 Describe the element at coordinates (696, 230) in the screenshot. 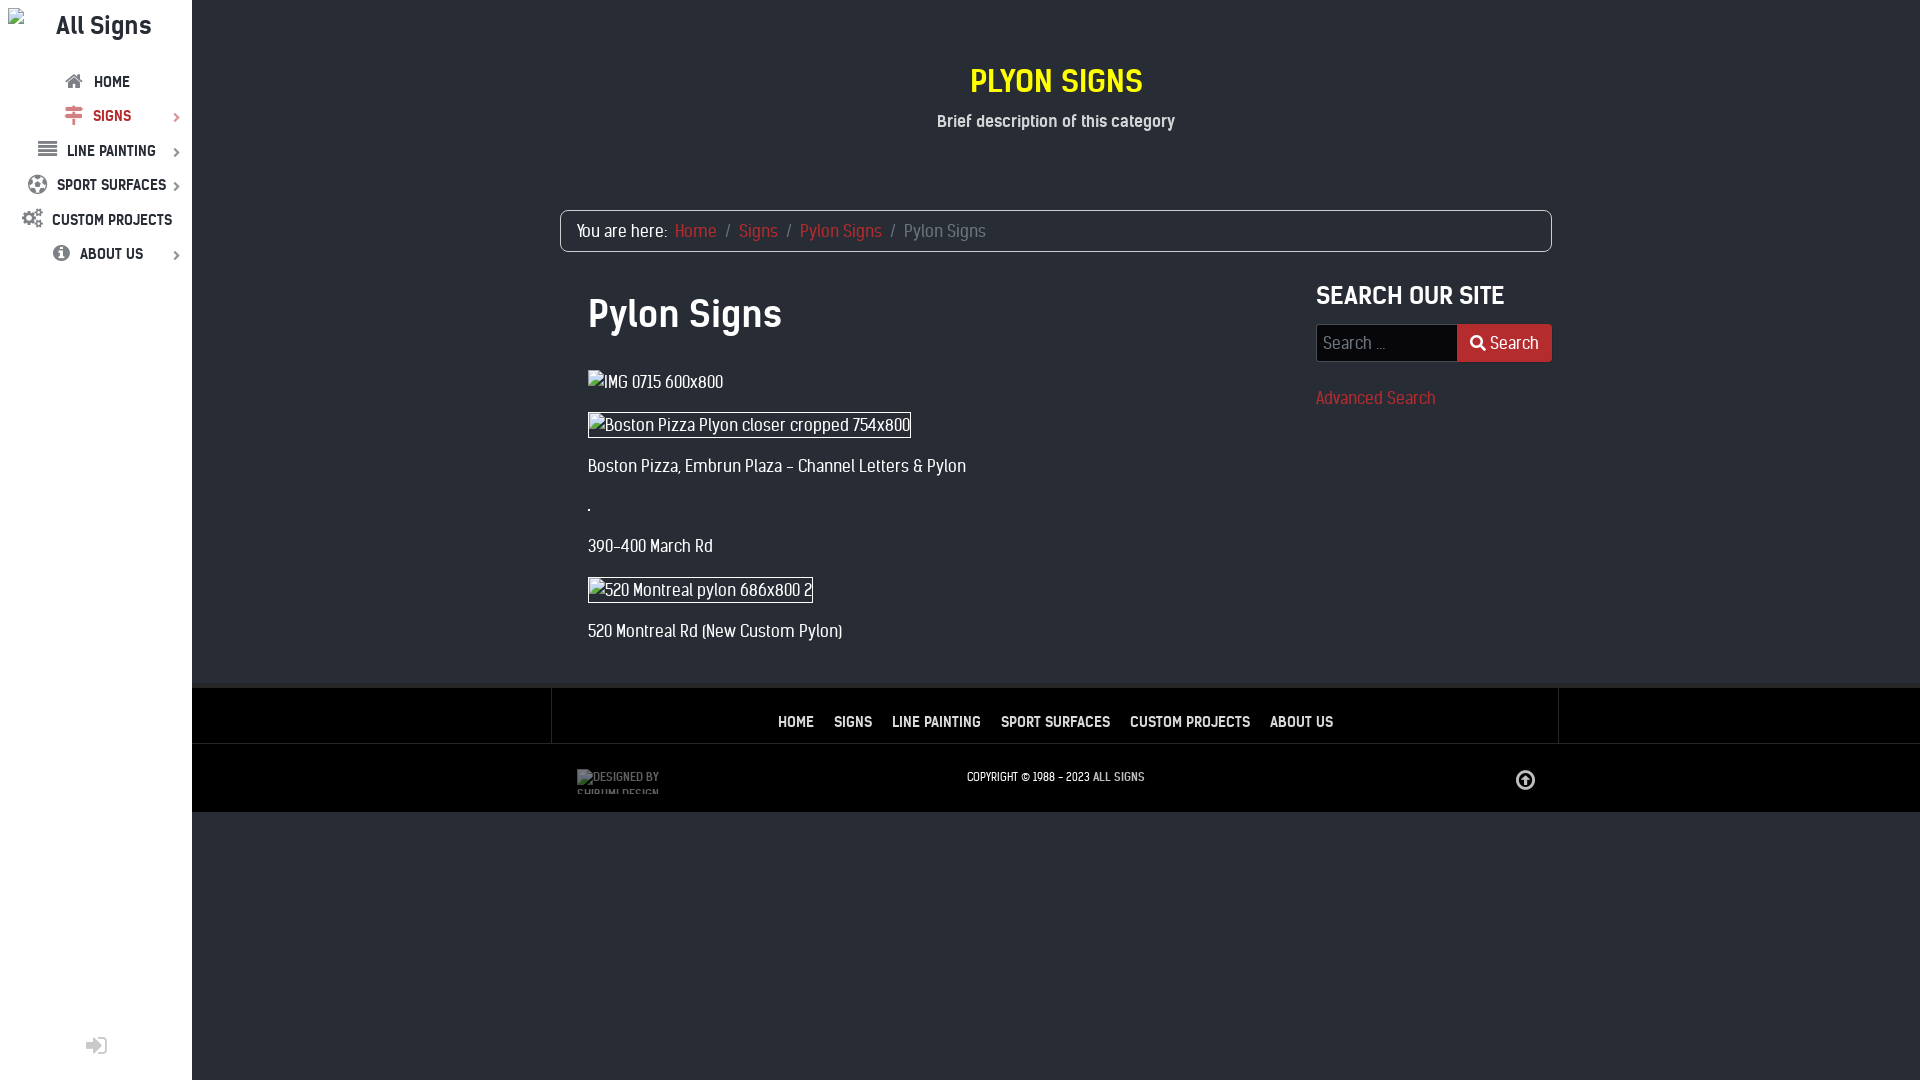

I see `'Home'` at that location.